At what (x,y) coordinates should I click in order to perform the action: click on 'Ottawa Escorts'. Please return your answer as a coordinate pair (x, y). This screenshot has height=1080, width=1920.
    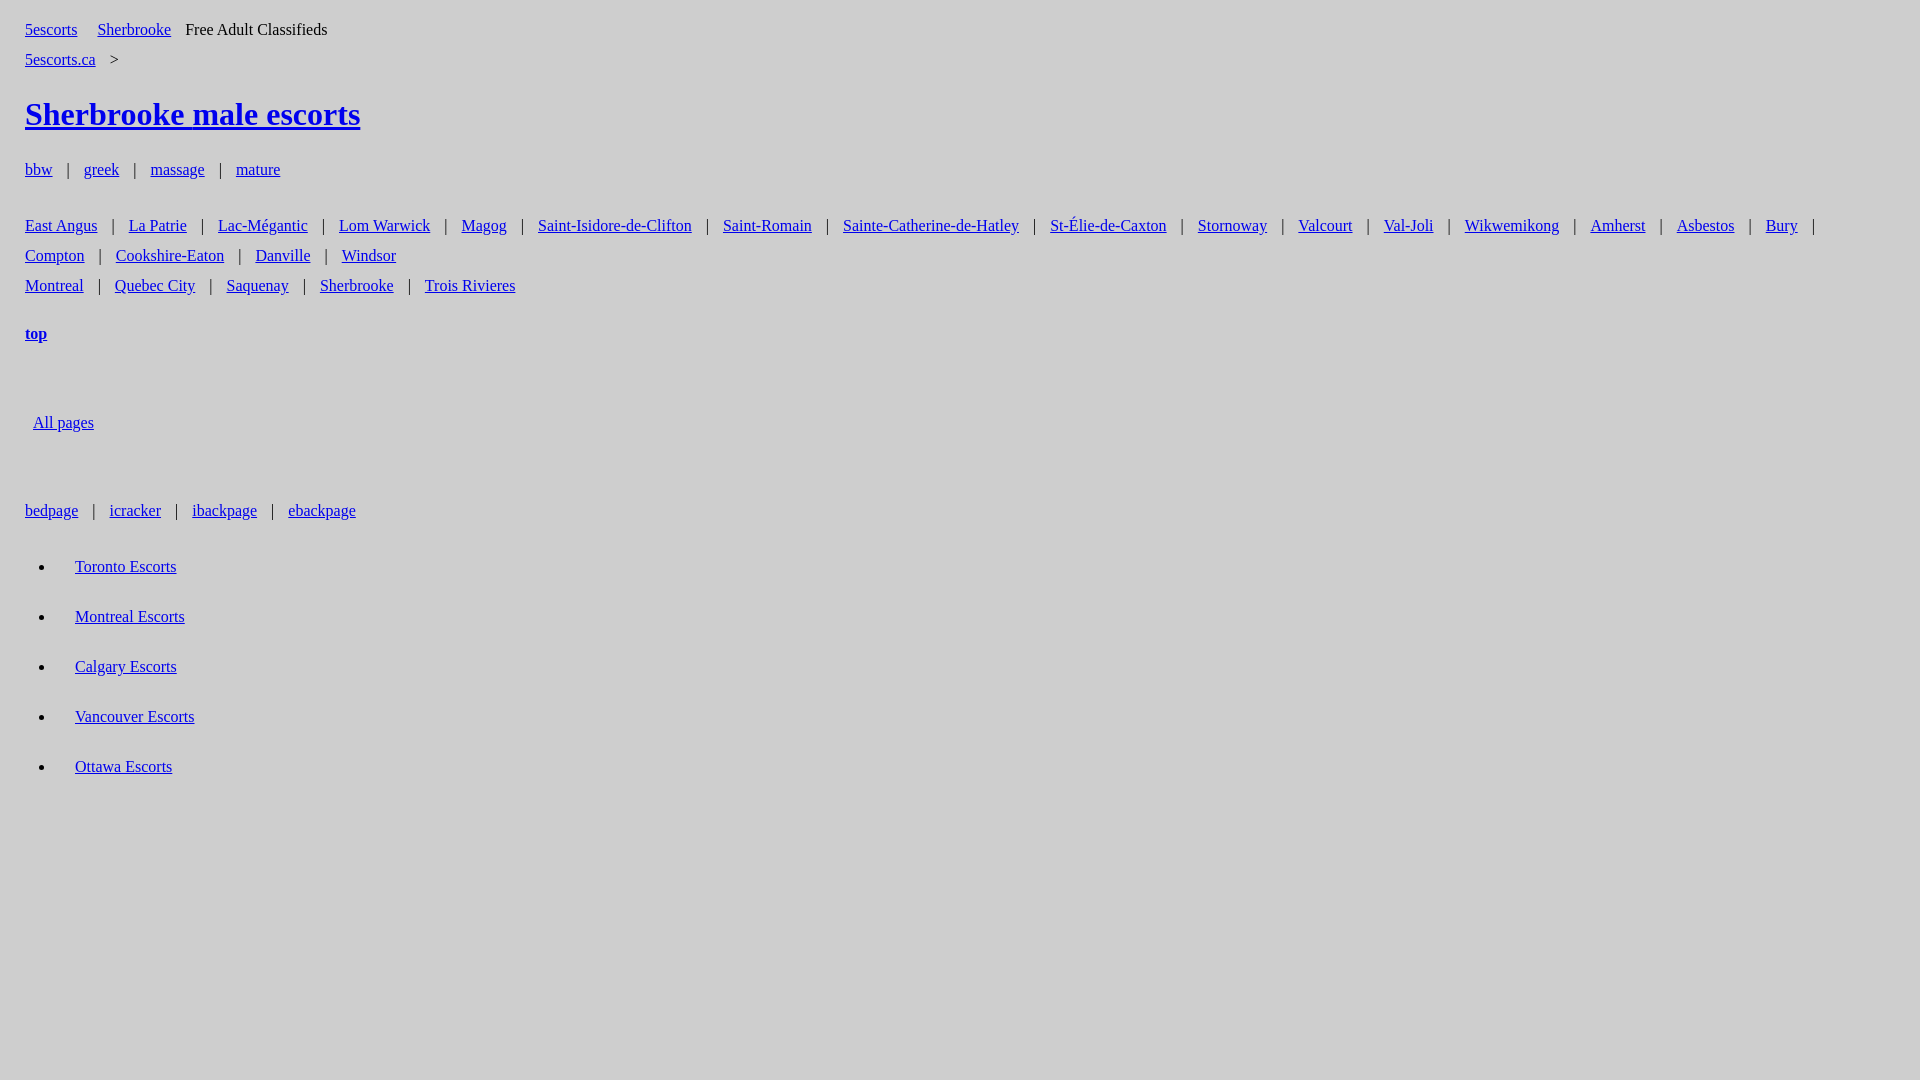
    Looking at the image, I should click on (122, 765).